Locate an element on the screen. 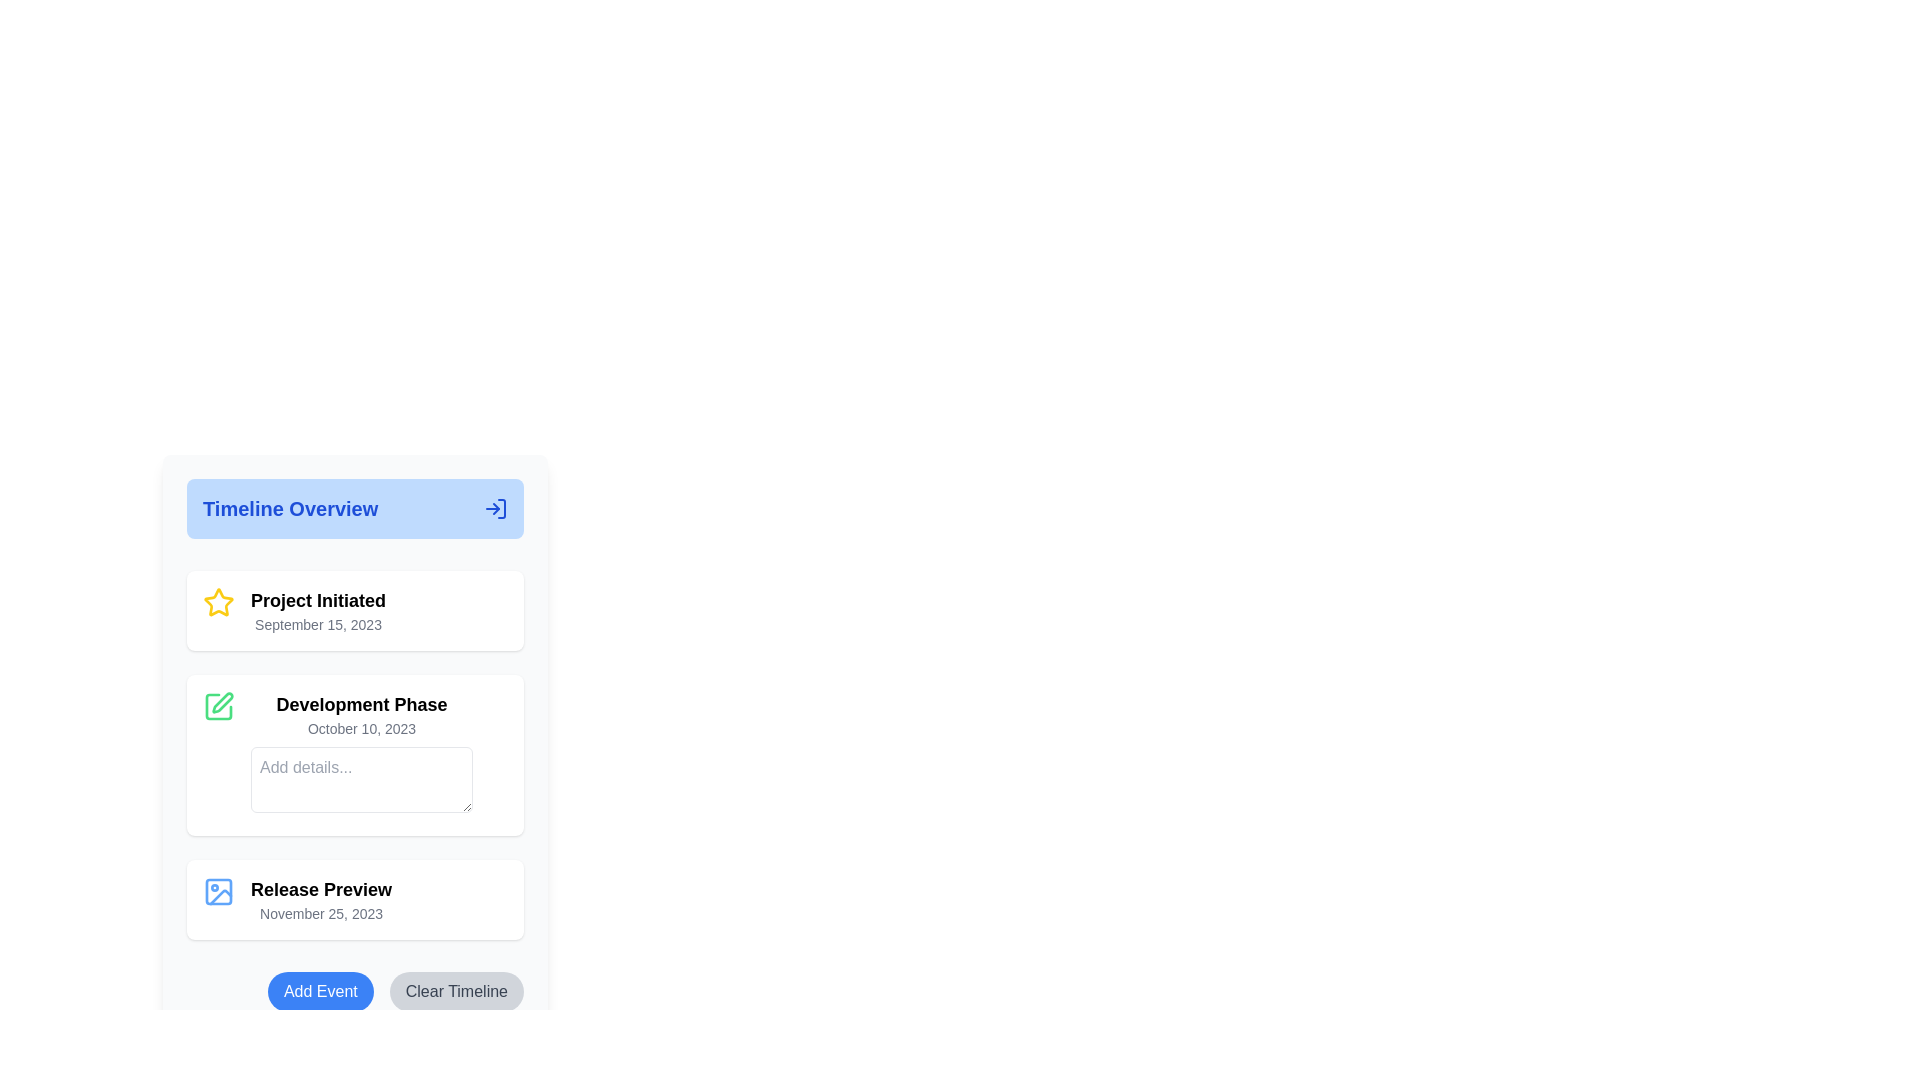 The height and width of the screenshot is (1080, 1920). date displayed in the gray font label that shows 'September 15, 2023', located below the 'Project Initiated' heading and to the right of the yellow star icon in the timeline view is located at coordinates (317, 623).